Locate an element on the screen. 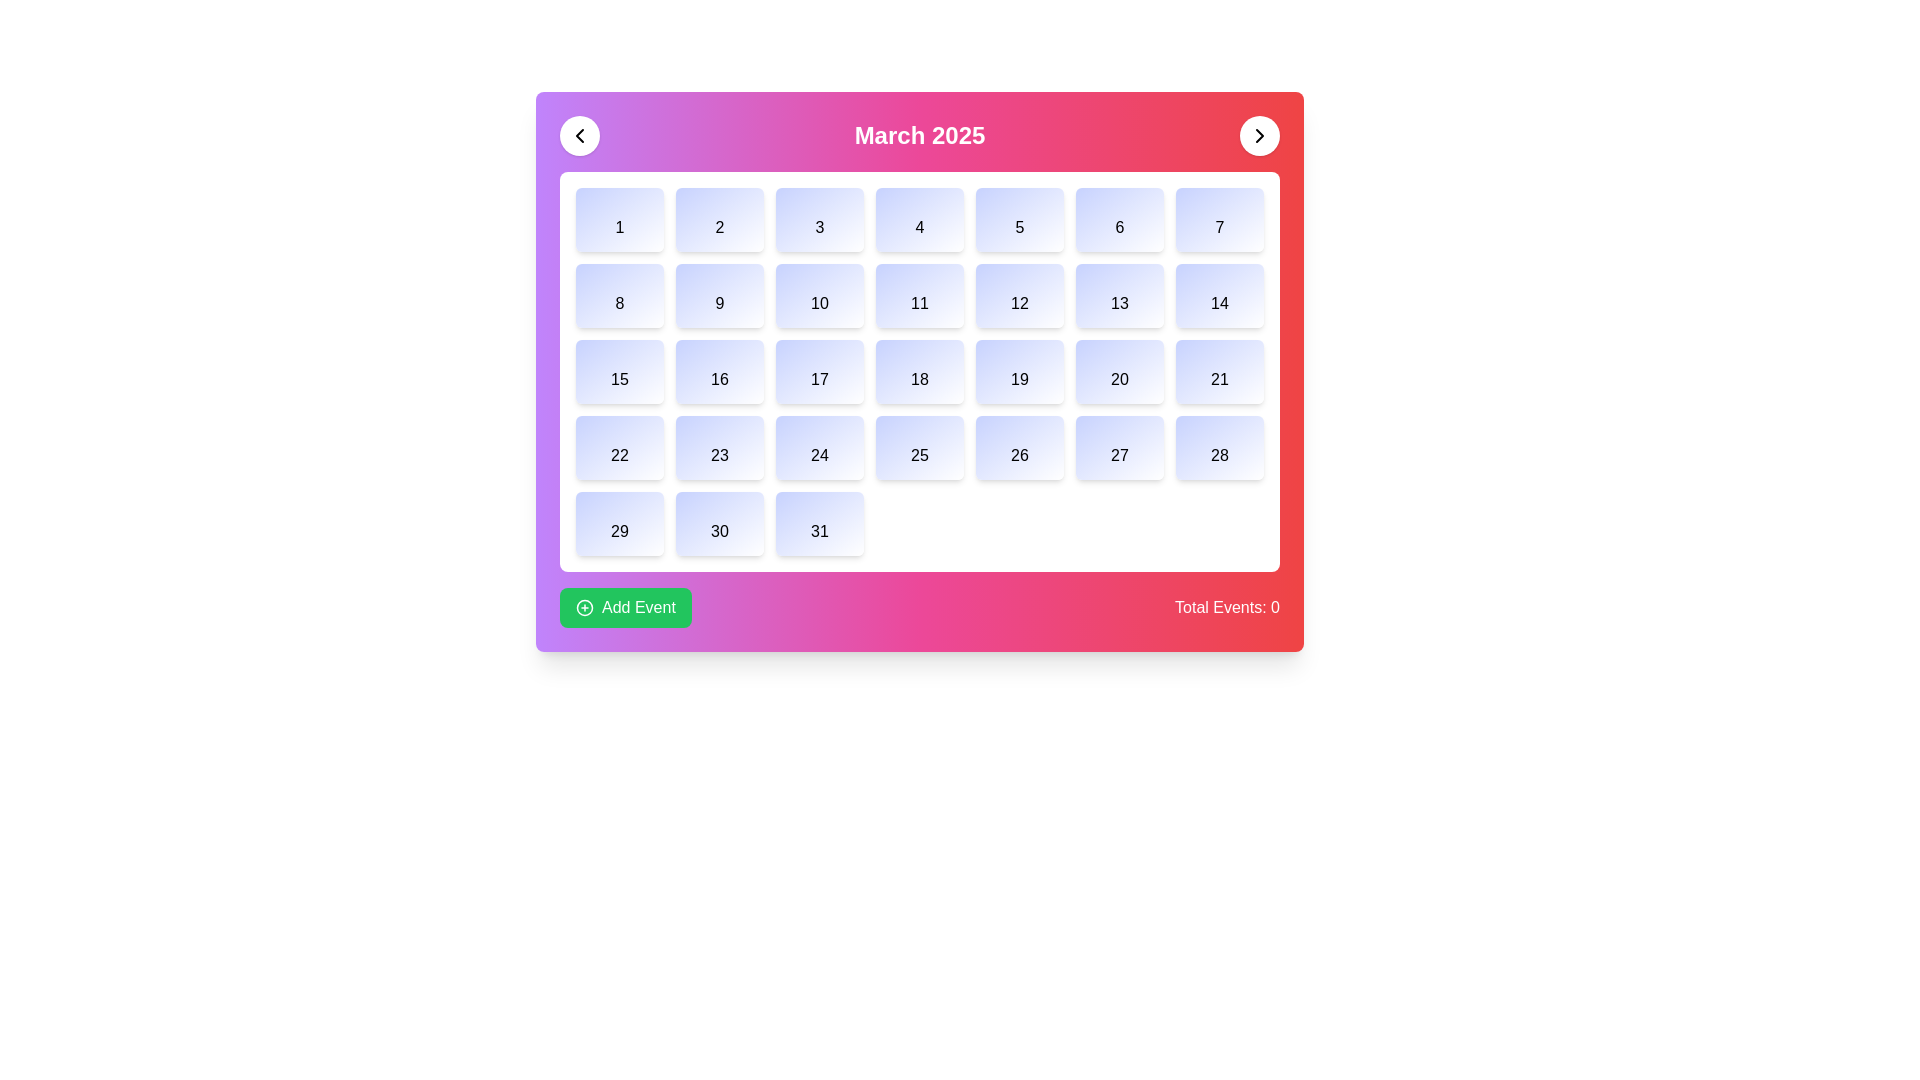  the navigation button located at the top-left corner of the calendar interface to go to the previous month is located at coordinates (579, 135).